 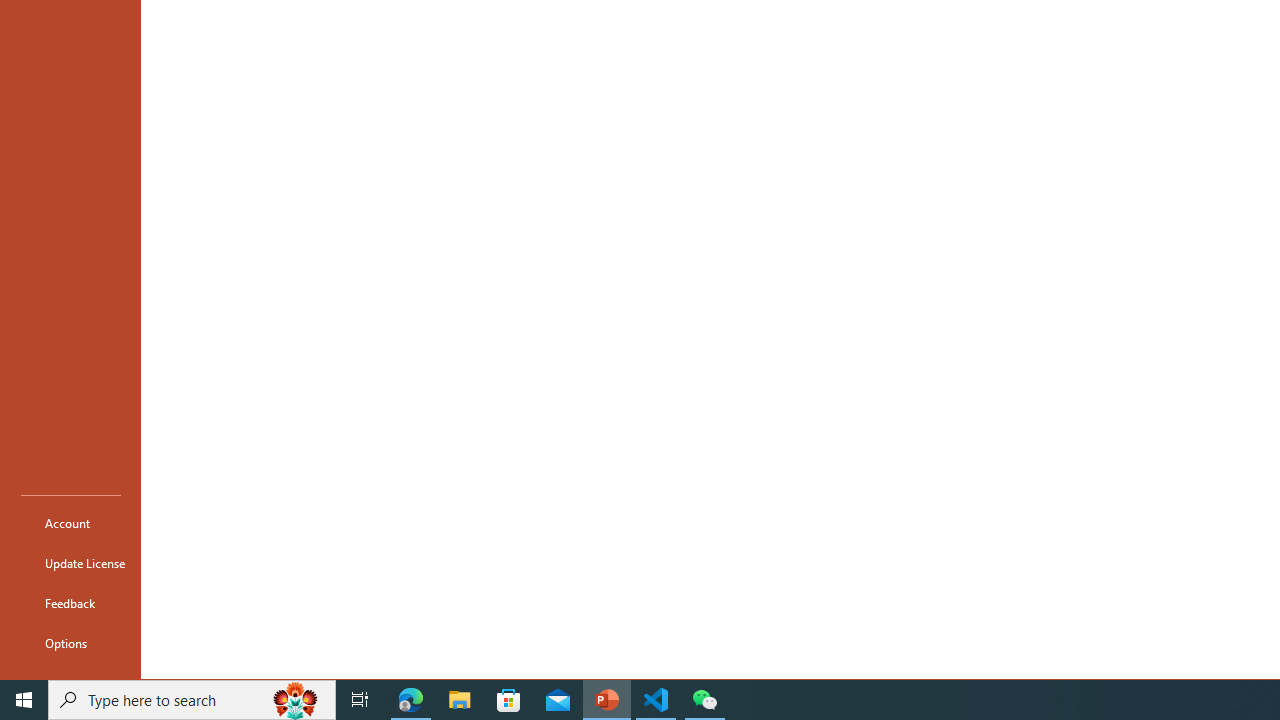 What do you see at coordinates (24, 698) in the screenshot?
I see `'Start'` at bounding box center [24, 698].